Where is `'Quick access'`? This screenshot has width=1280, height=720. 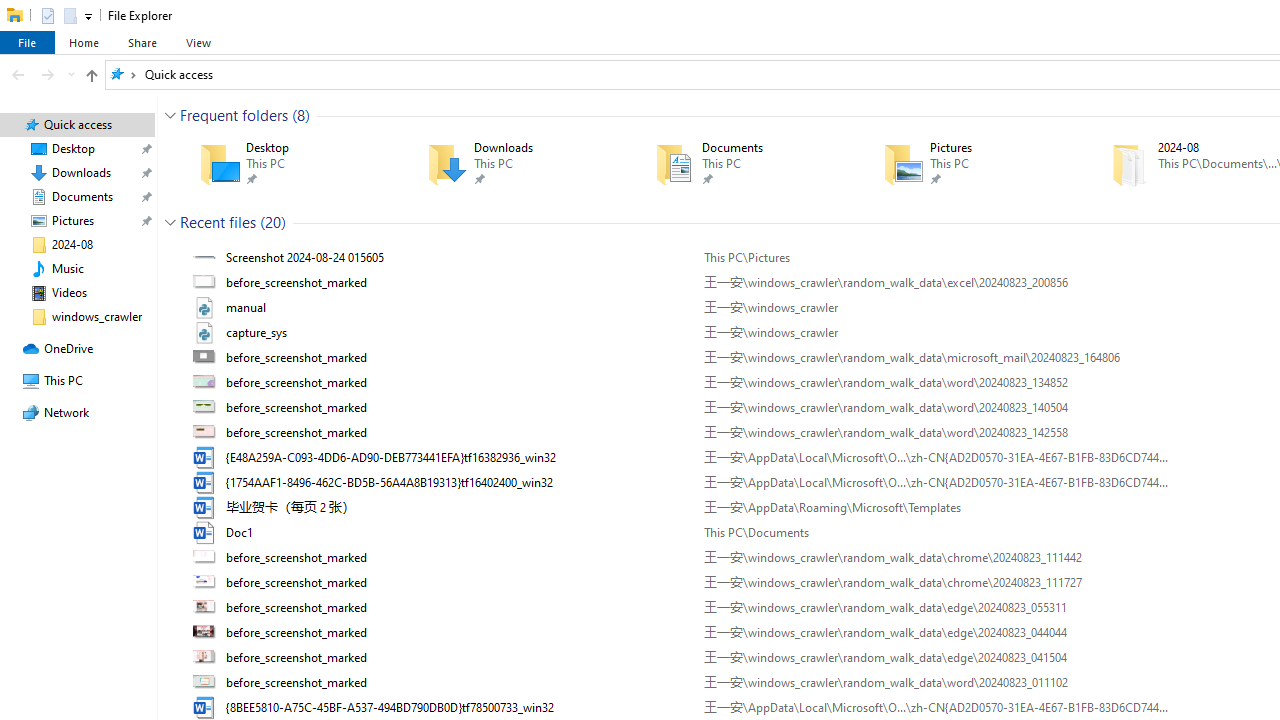 'Quick access' is located at coordinates (179, 73).